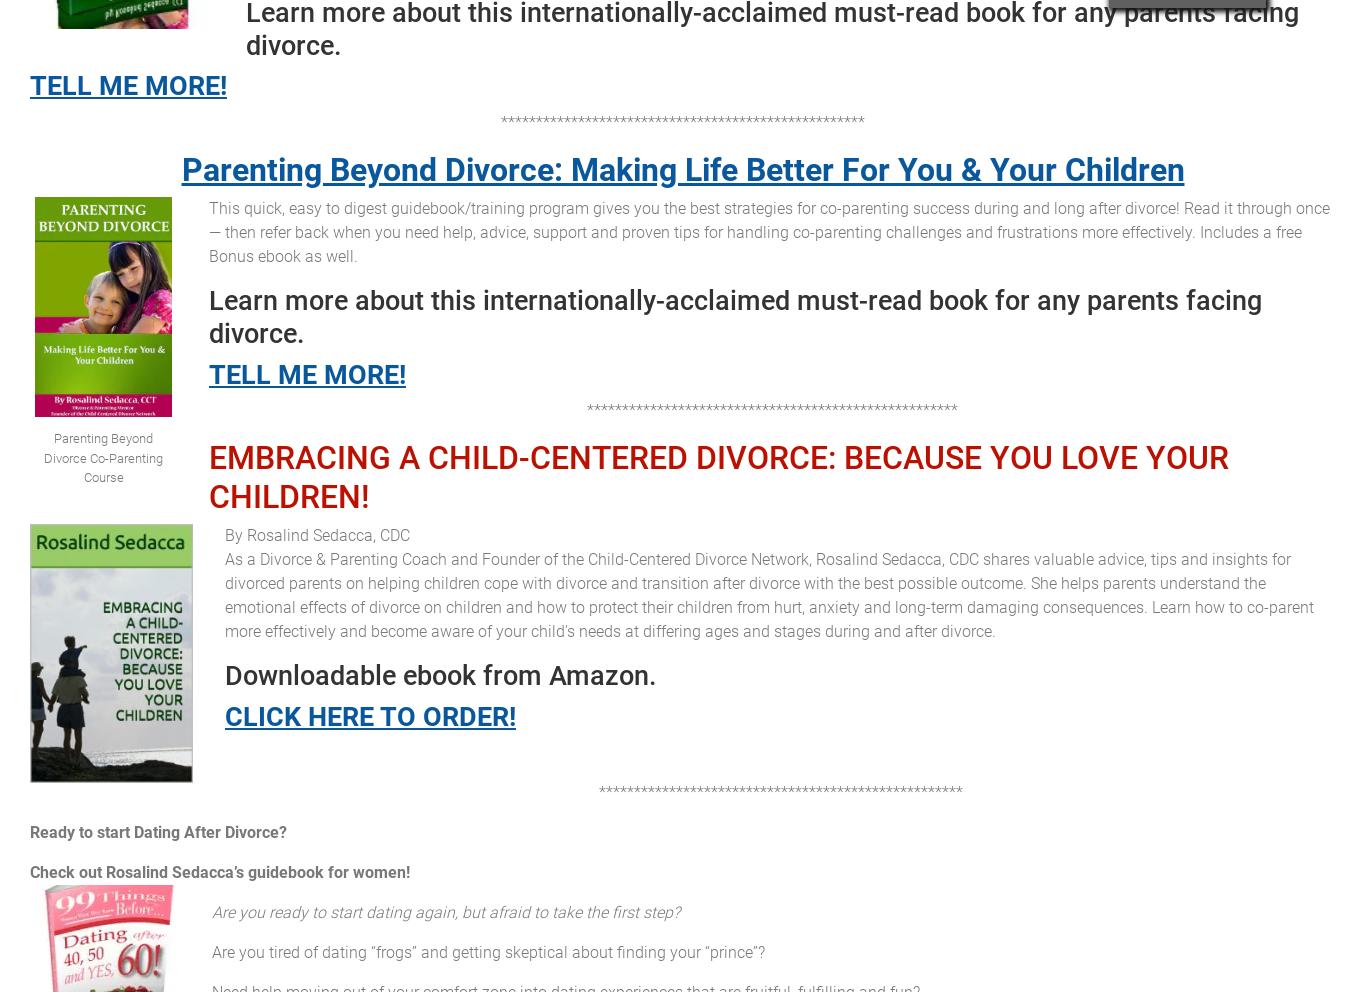  What do you see at coordinates (735, 317) in the screenshot?
I see `'Learn more about this internationally-acclaimed must-read book for any parents facing divorce.'` at bounding box center [735, 317].